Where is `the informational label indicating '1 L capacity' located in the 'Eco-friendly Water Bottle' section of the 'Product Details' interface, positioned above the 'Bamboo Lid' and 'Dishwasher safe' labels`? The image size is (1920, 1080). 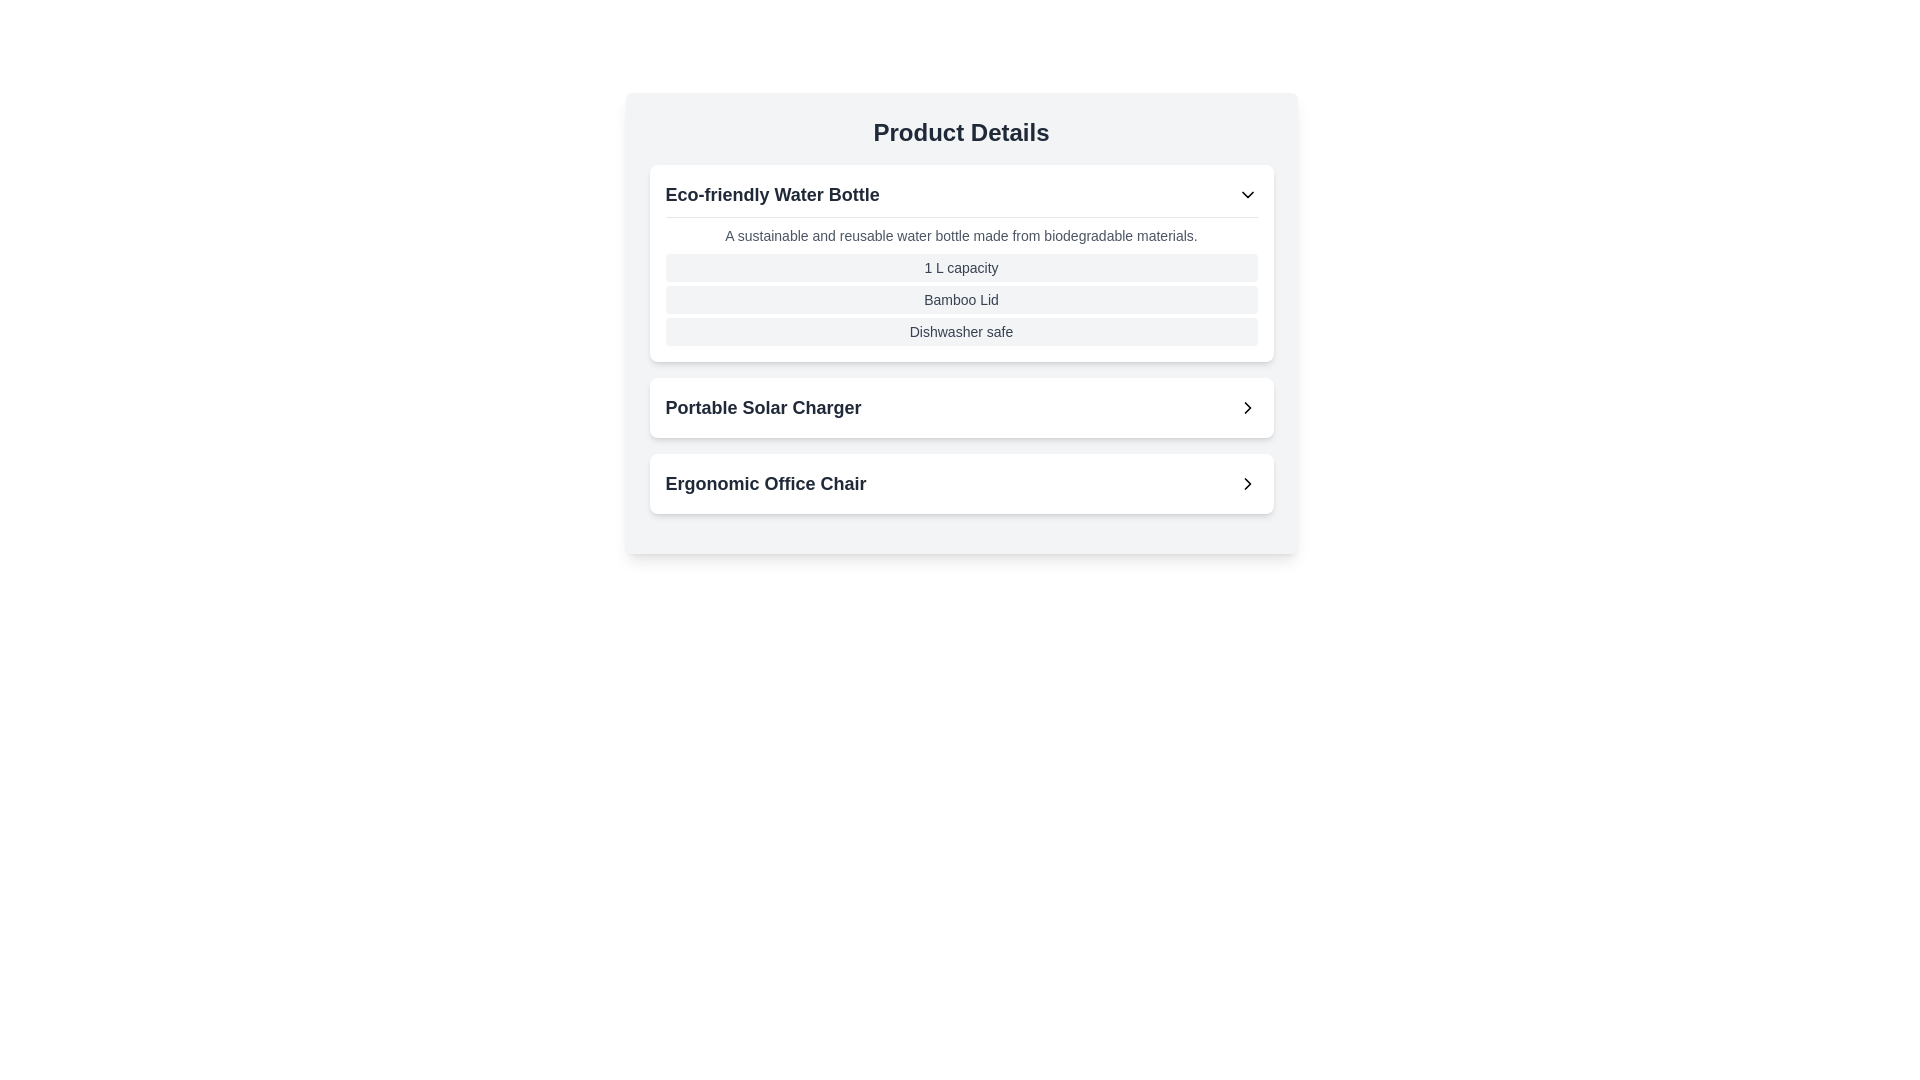
the informational label indicating '1 L capacity' located in the 'Eco-friendly Water Bottle' section of the 'Product Details' interface, positioned above the 'Bamboo Lid' and 'Dishwasher safe' labels is located at coordinates (961, 266).